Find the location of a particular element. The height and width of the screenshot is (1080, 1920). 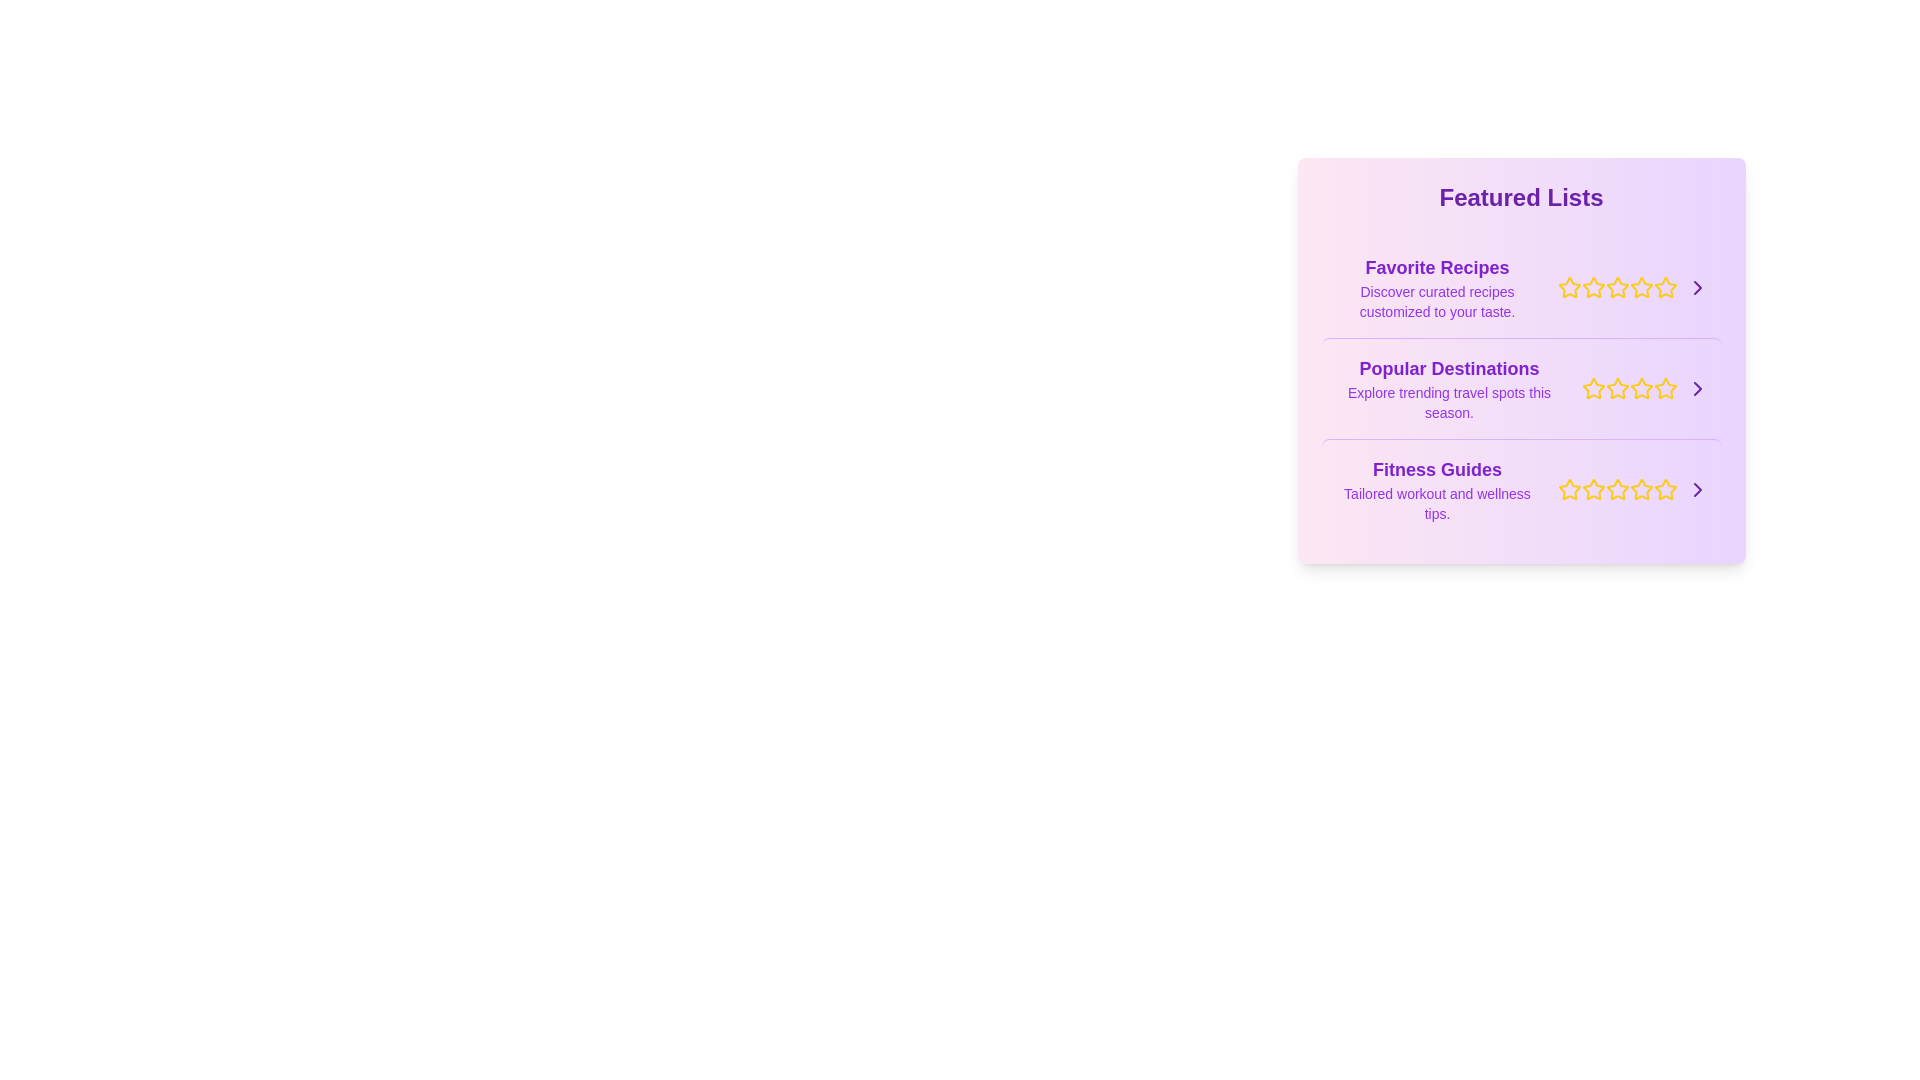

the list item titled Favorite Recipes to highlight it is located at coordinates (1520, 288).